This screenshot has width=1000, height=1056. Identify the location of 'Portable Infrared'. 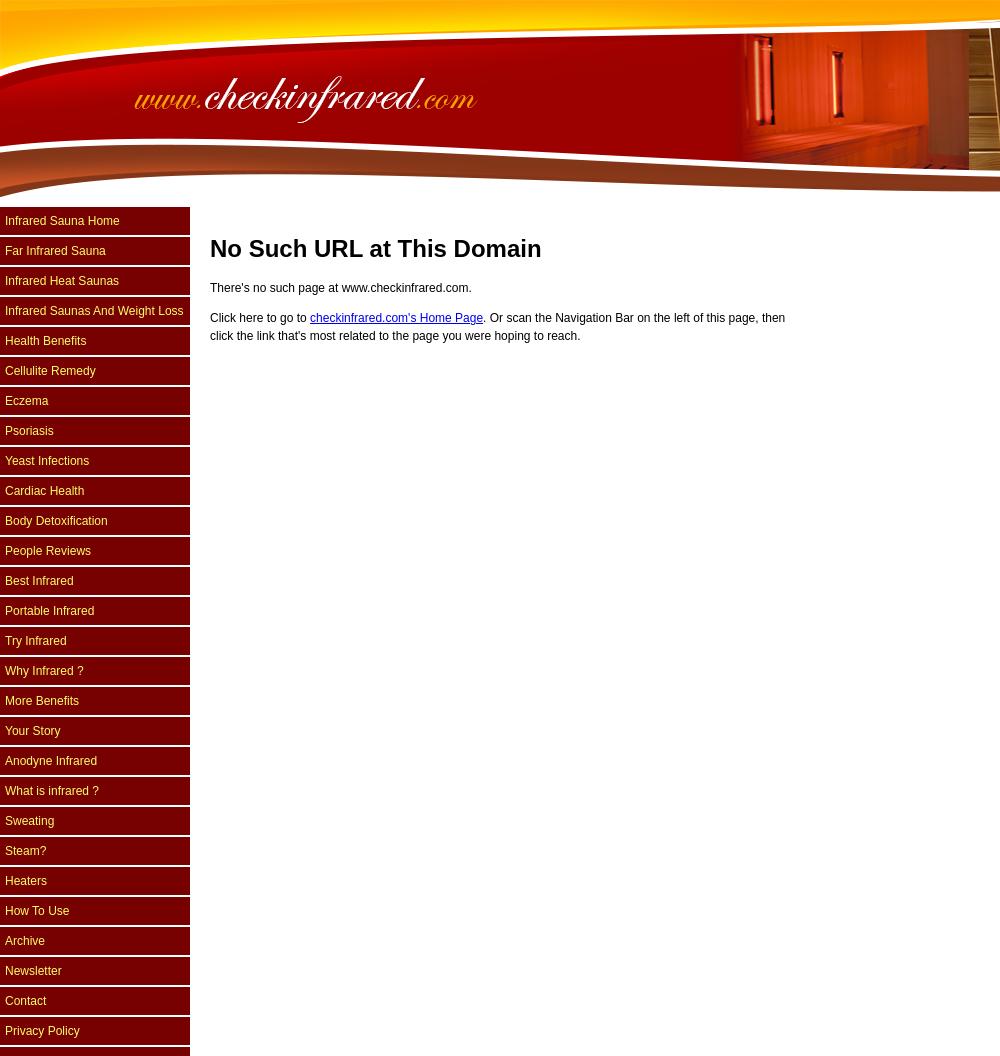
(49, 610).